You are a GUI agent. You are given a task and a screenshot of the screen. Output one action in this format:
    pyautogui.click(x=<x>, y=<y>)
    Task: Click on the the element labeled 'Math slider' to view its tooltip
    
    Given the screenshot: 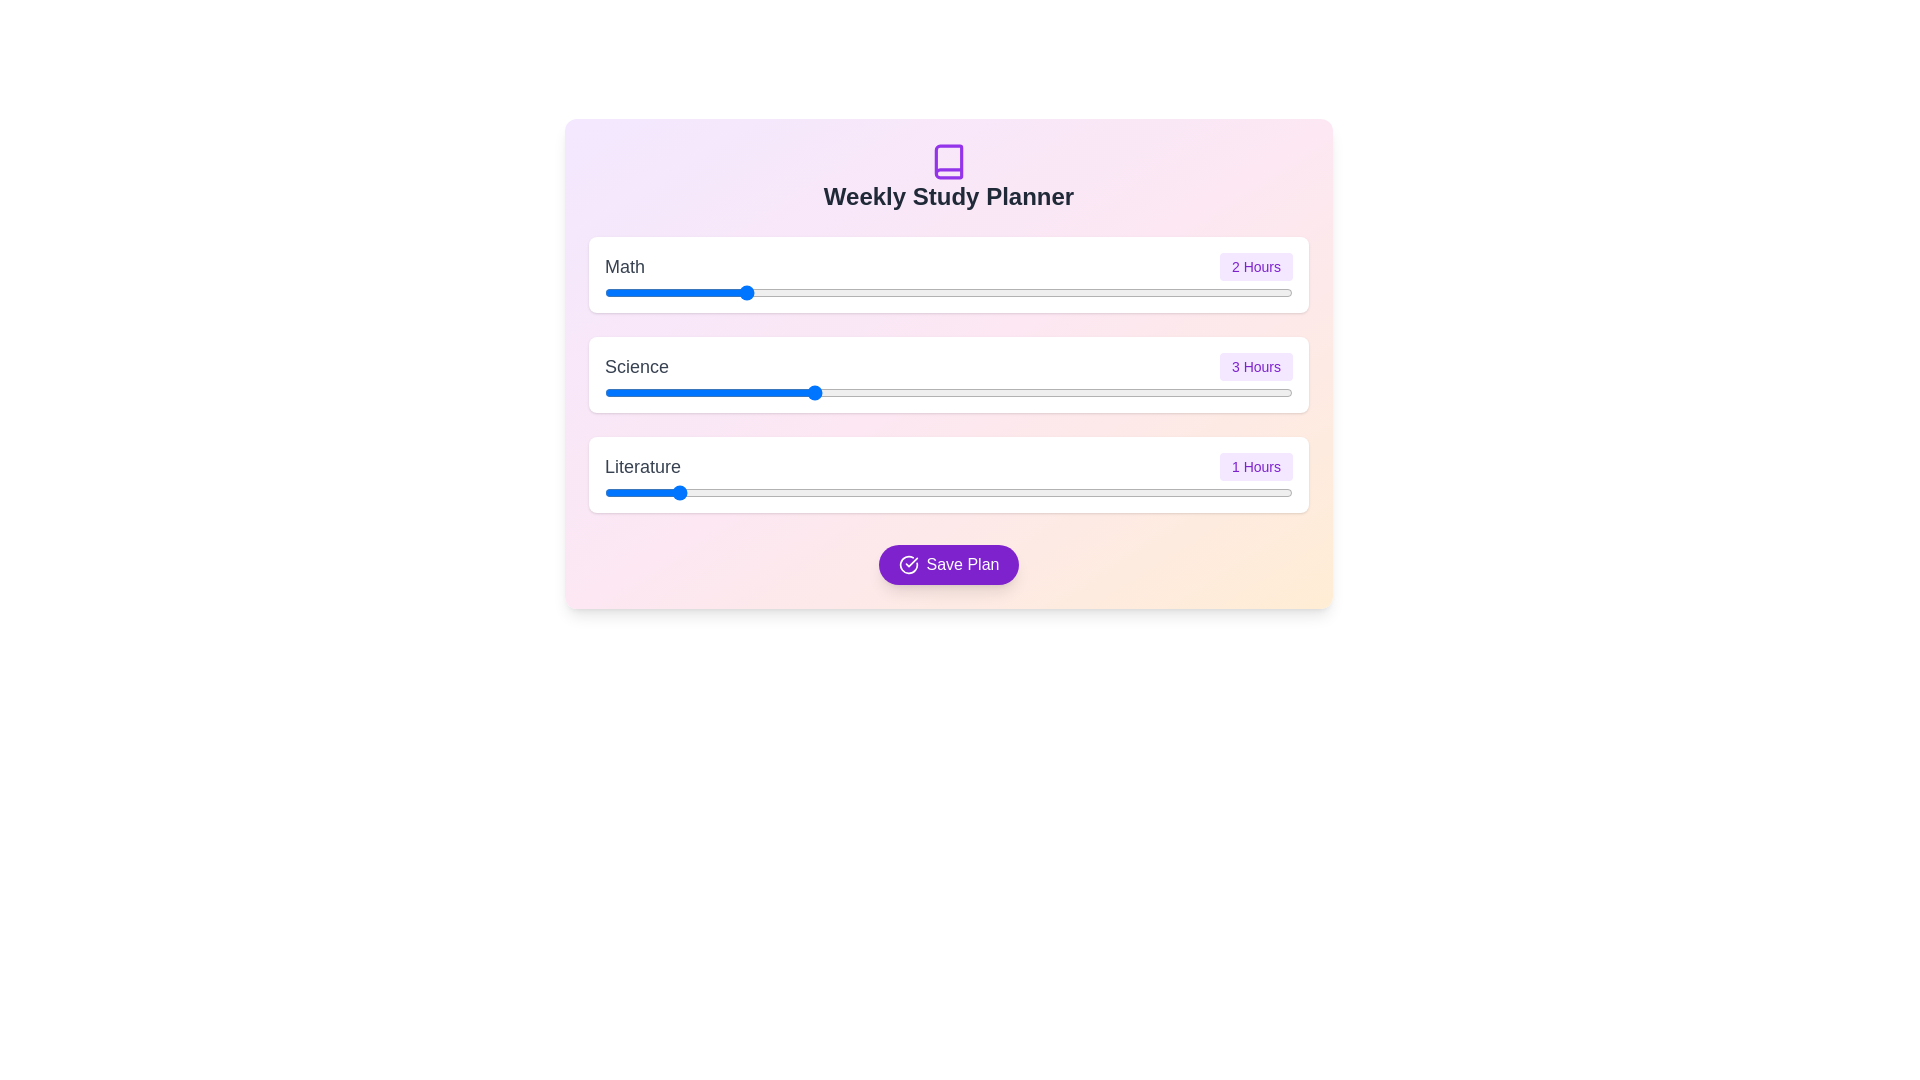 What is the action you would take?
    pyautogui.click(x=948, y=293)
    